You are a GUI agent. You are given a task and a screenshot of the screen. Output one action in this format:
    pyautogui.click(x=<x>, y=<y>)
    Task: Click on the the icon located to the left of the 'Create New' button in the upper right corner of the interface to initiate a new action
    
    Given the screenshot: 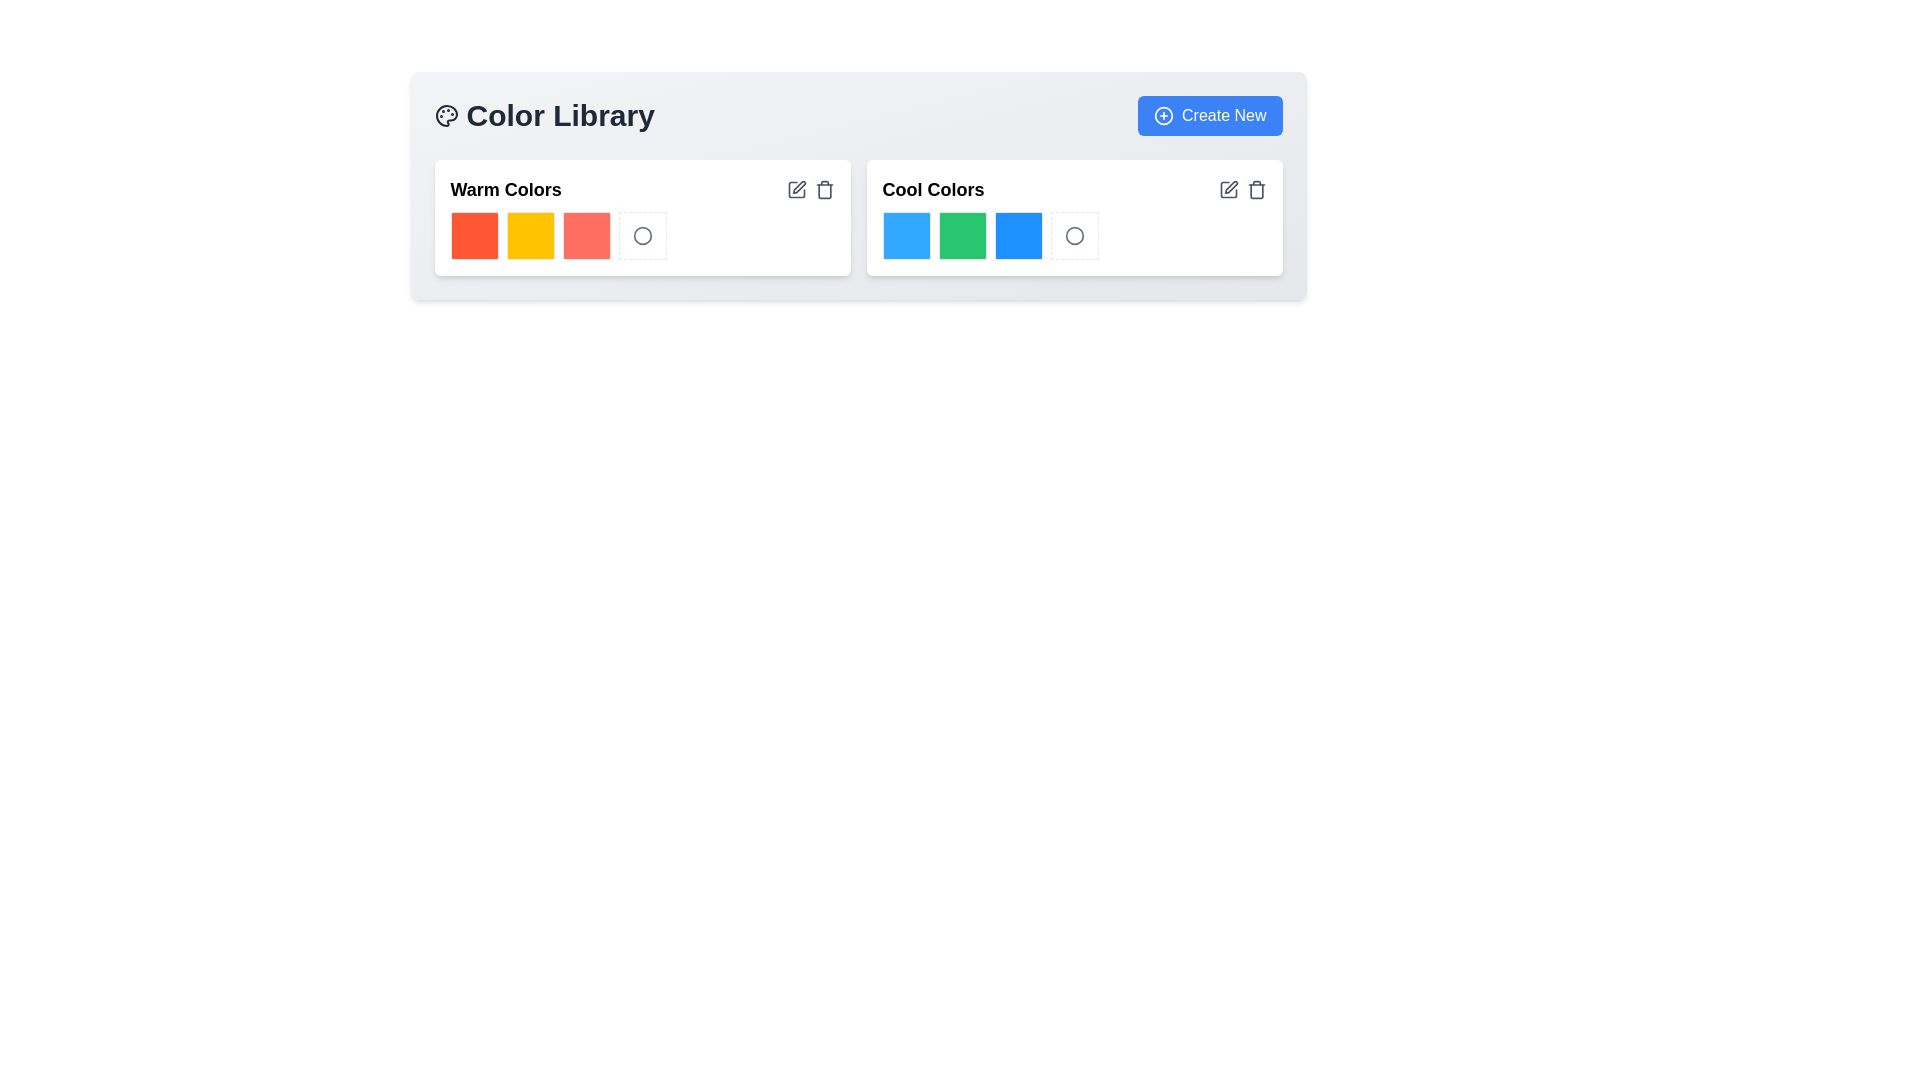 What is the action you would take?
    pyautogui.click(x=1164, y=115)
    